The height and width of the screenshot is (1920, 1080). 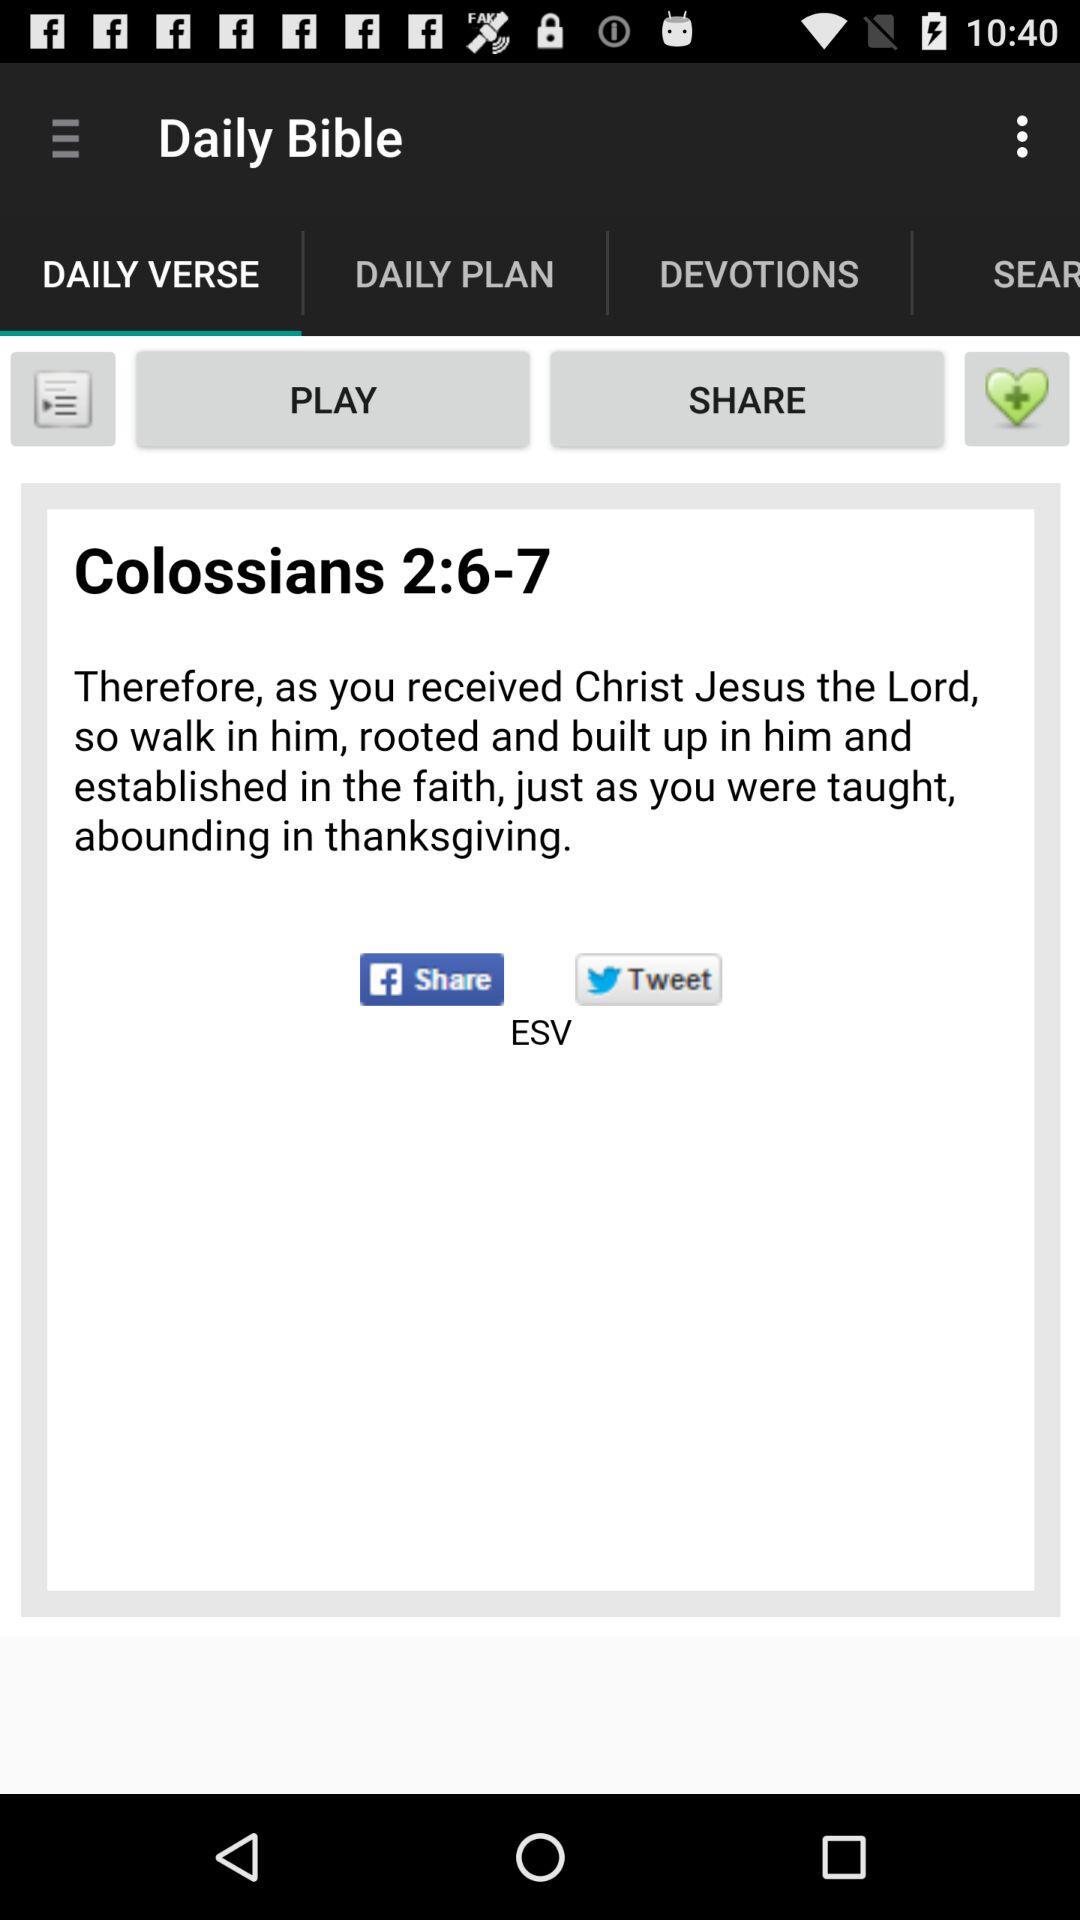 What do you see at coordinates (540, 1048) in the screenshot?
I see `share tweet watch screen` at bounding box center [540, 1048].